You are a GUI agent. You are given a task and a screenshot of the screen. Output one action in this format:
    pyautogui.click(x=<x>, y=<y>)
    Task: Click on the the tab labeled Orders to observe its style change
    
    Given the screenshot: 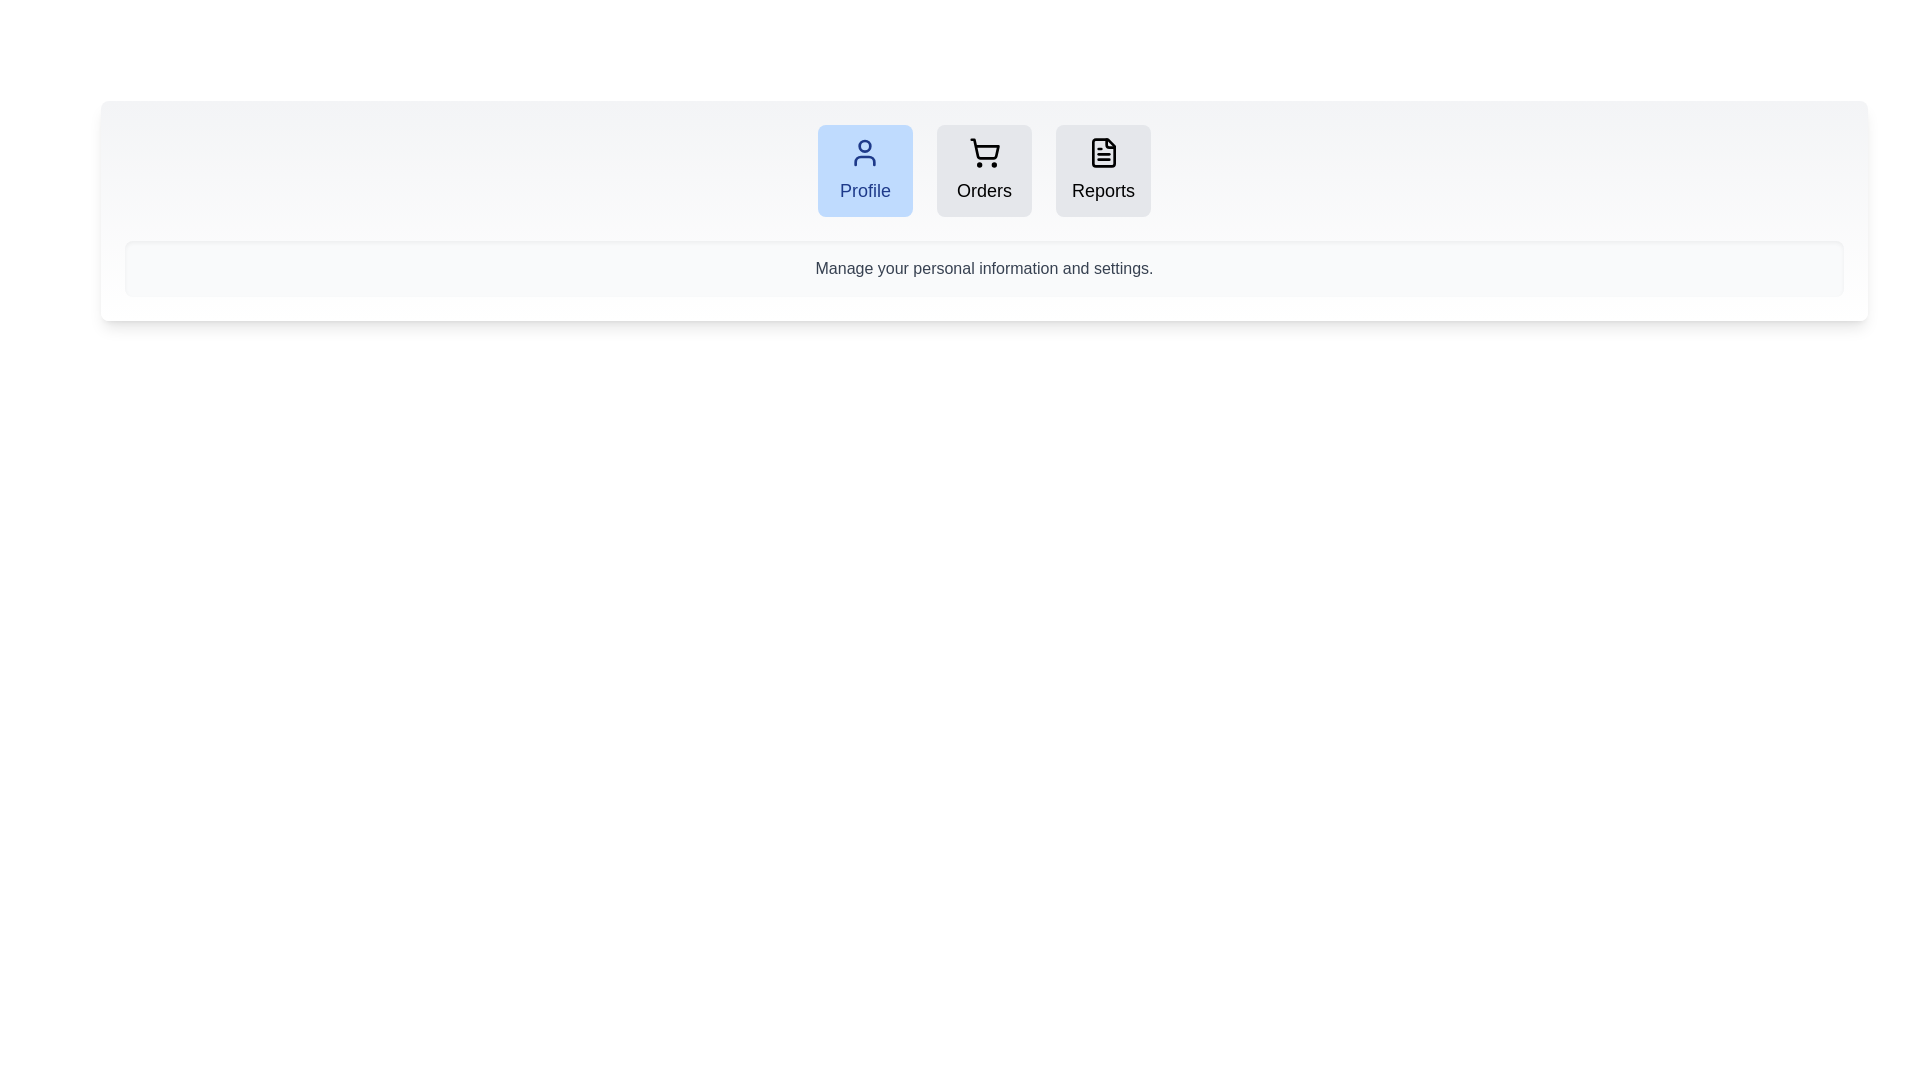 What is the action you would take?
    pyautogui.click(x=983, y=169)
    